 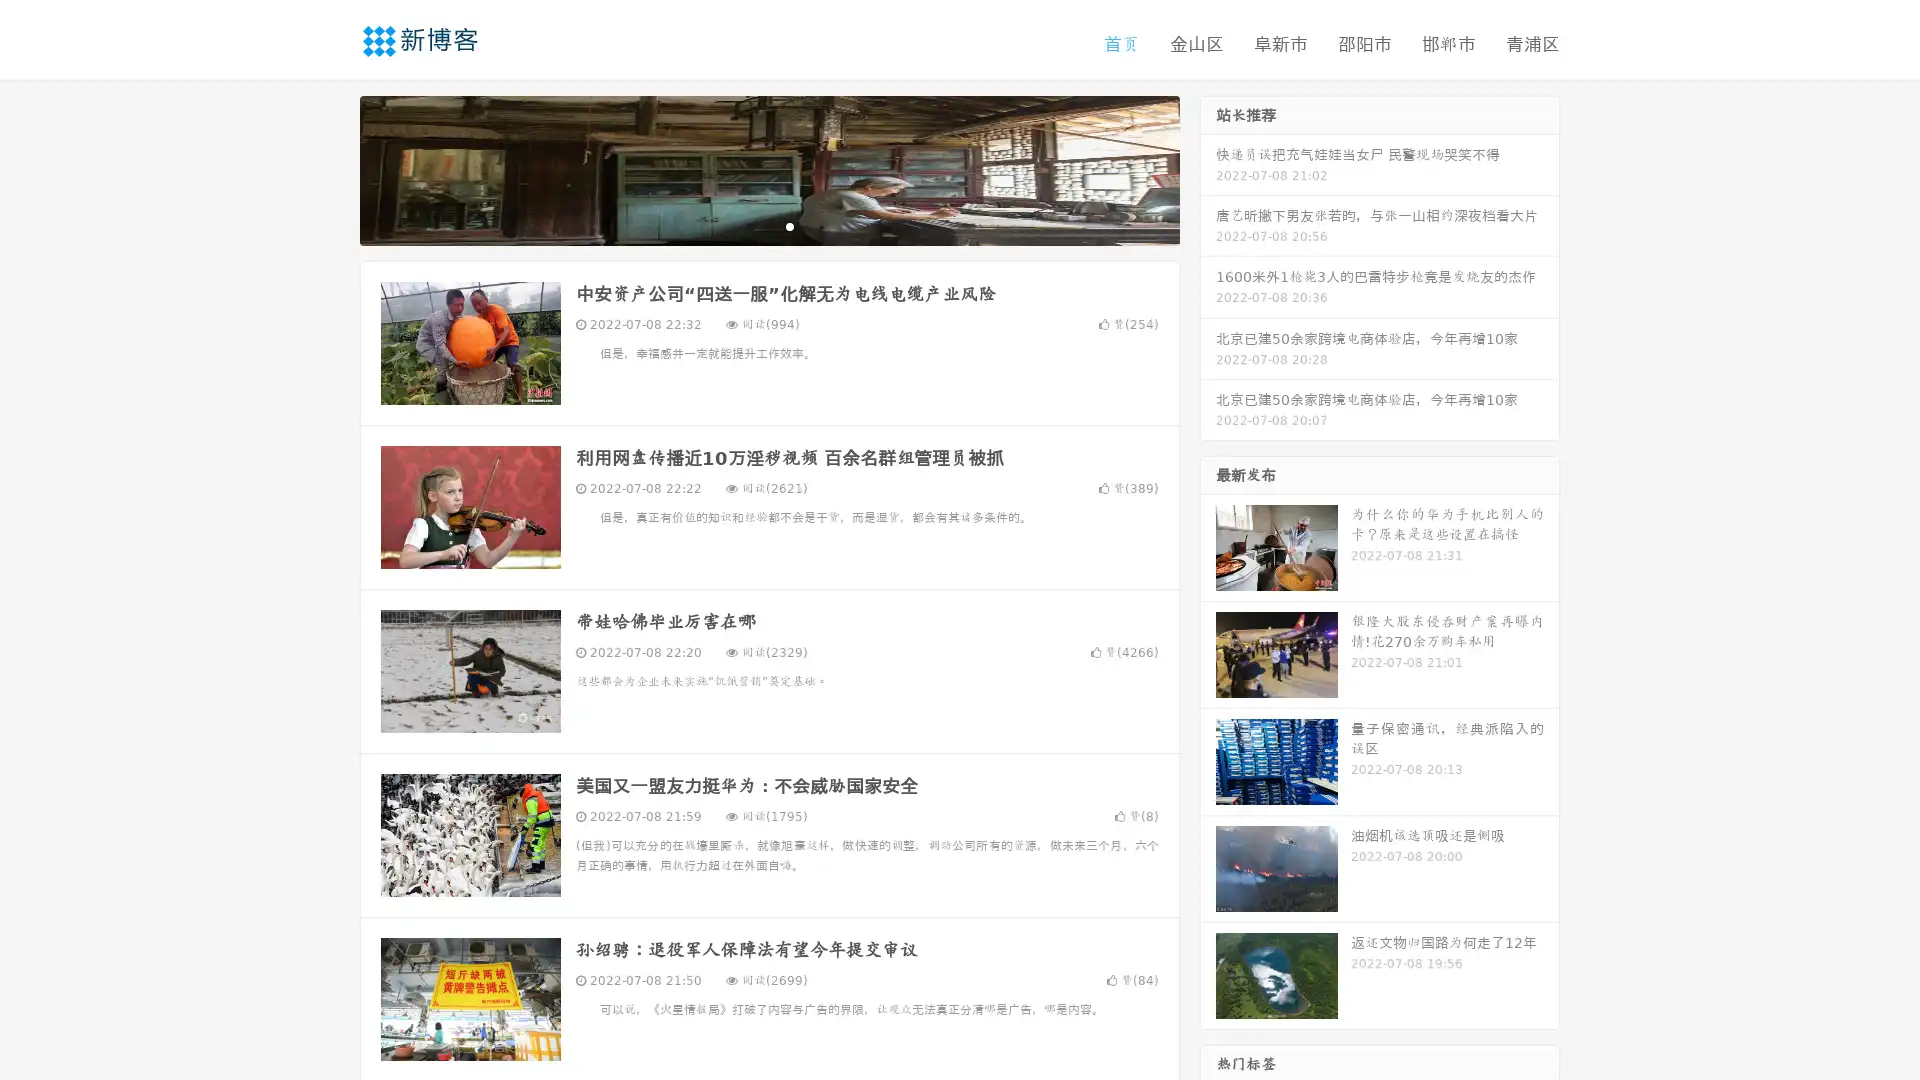 I want to click on Next slide, so click(x=1208, y=168).